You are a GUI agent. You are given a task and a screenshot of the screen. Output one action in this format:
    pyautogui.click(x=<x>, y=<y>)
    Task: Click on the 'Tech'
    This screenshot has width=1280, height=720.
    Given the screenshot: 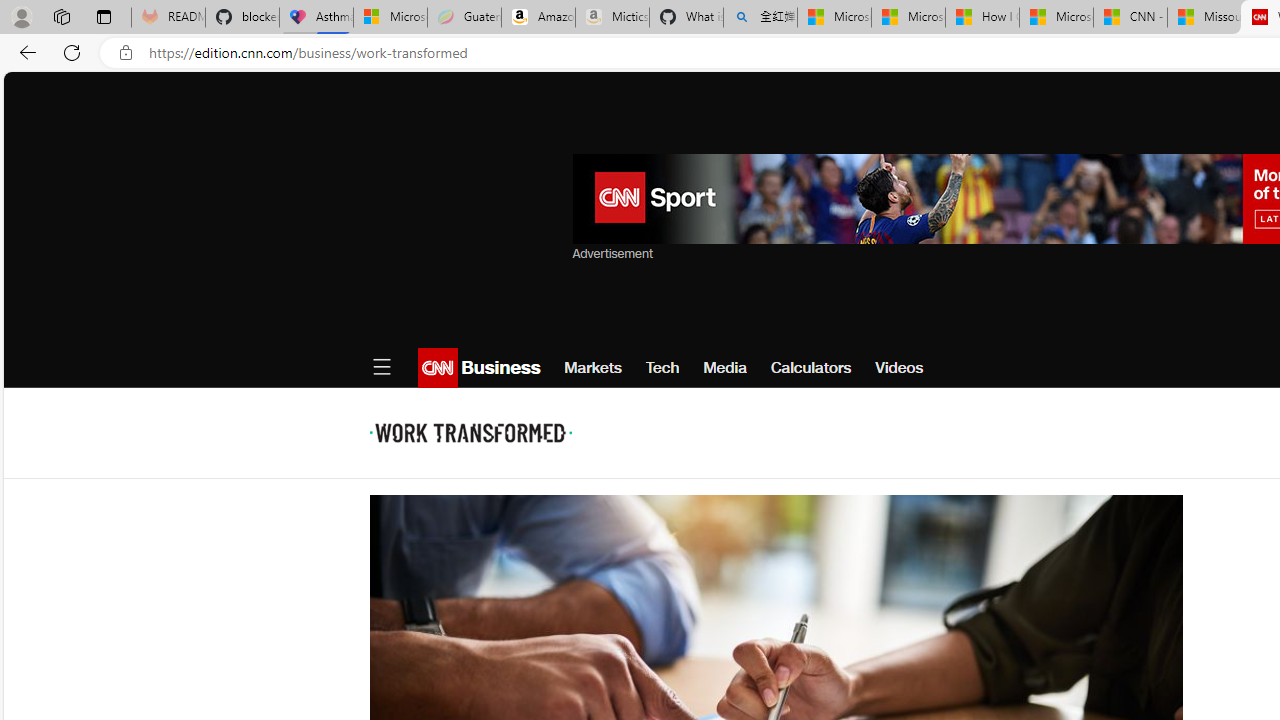 What is the action you would take?
    pyautogui.click(x=662, y=367)
    